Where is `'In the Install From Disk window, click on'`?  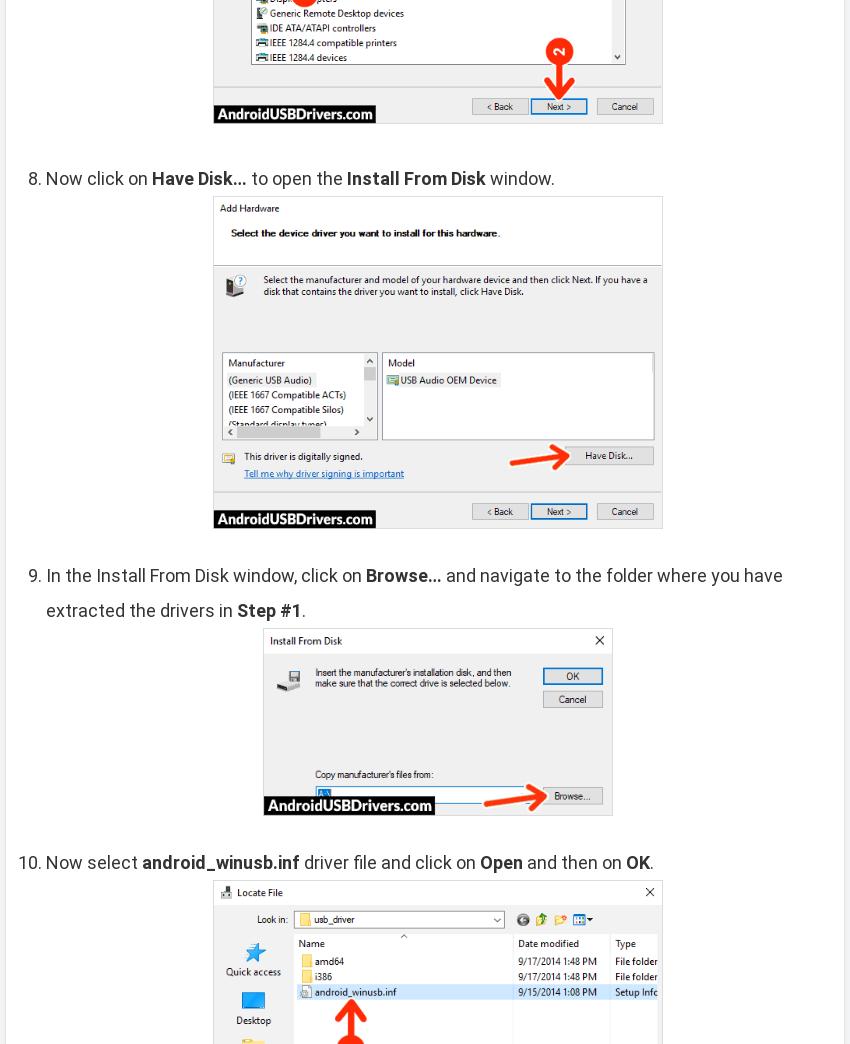 'In the Install From Disk window, click on' is located at coordinates (205, 574).